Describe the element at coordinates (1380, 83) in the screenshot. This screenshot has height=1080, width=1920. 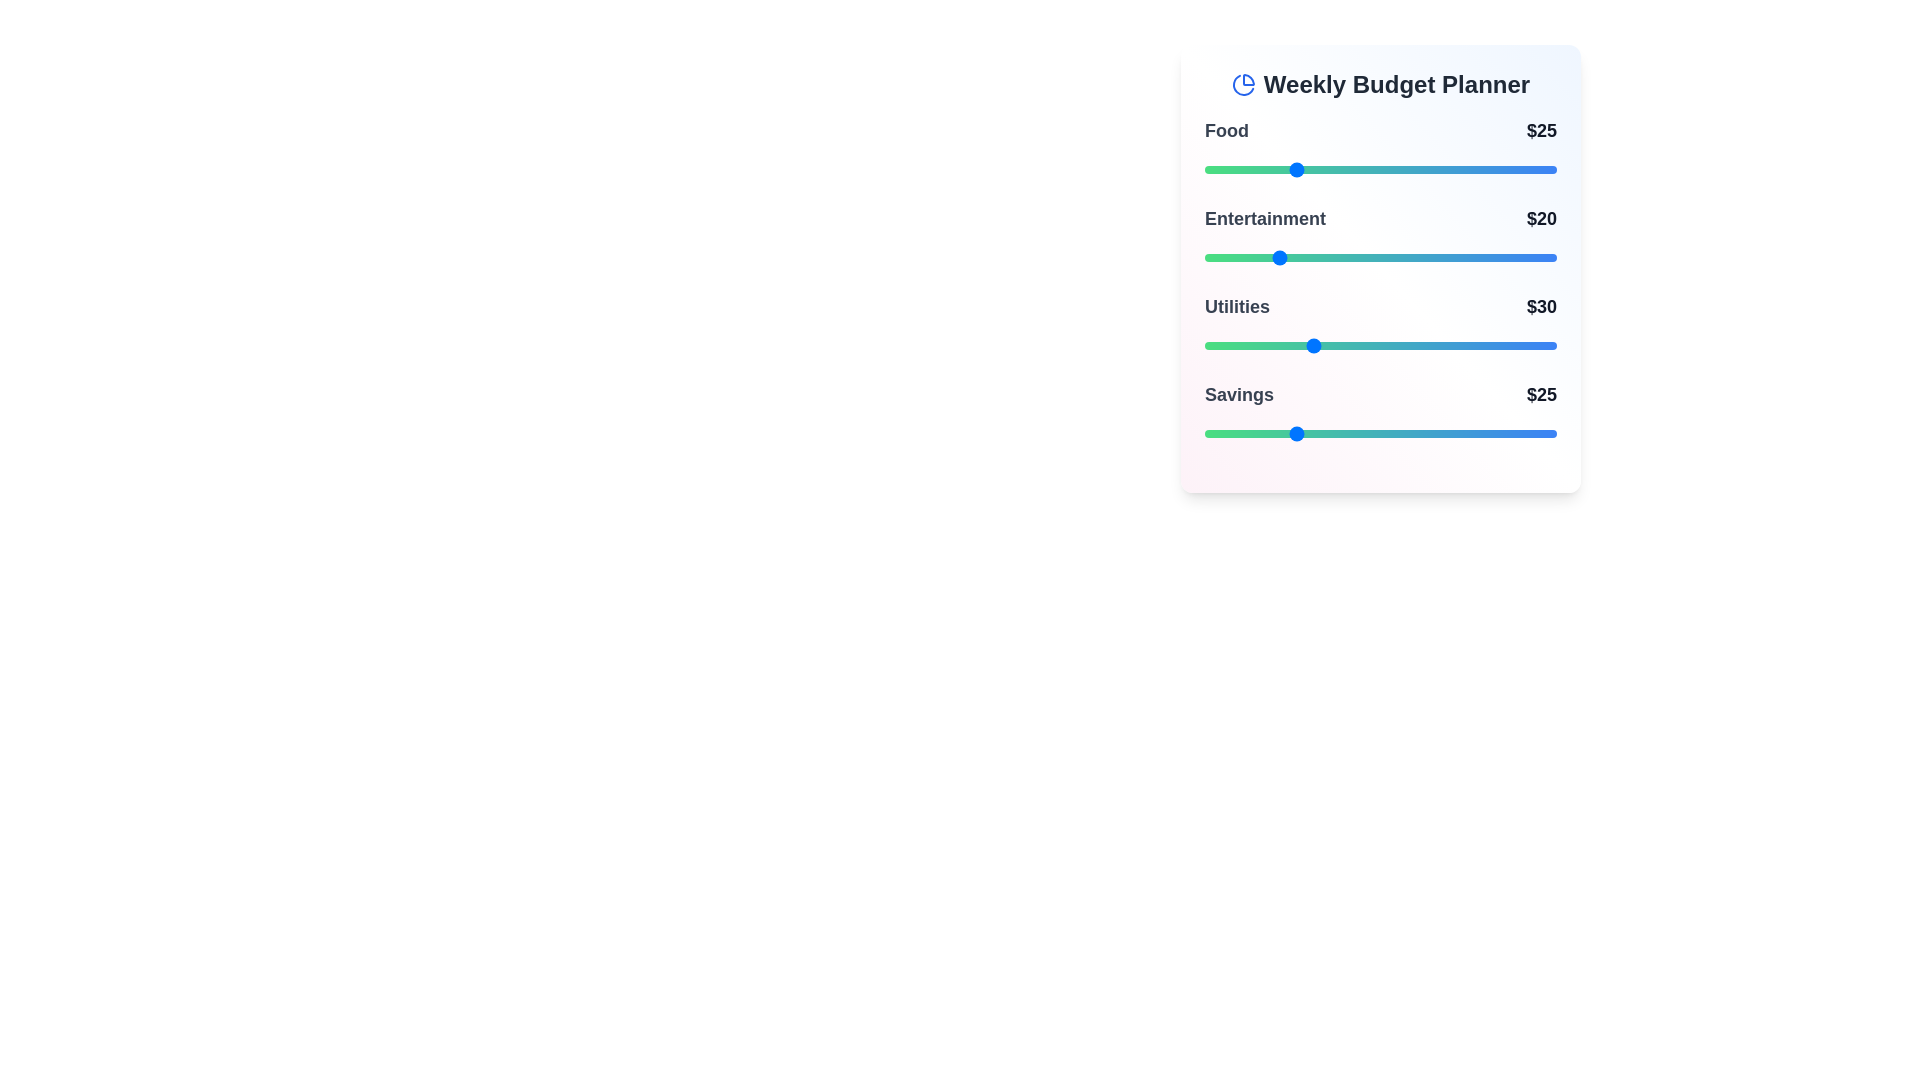
I see `the 'Weekly Budget Planner' title` at that location.